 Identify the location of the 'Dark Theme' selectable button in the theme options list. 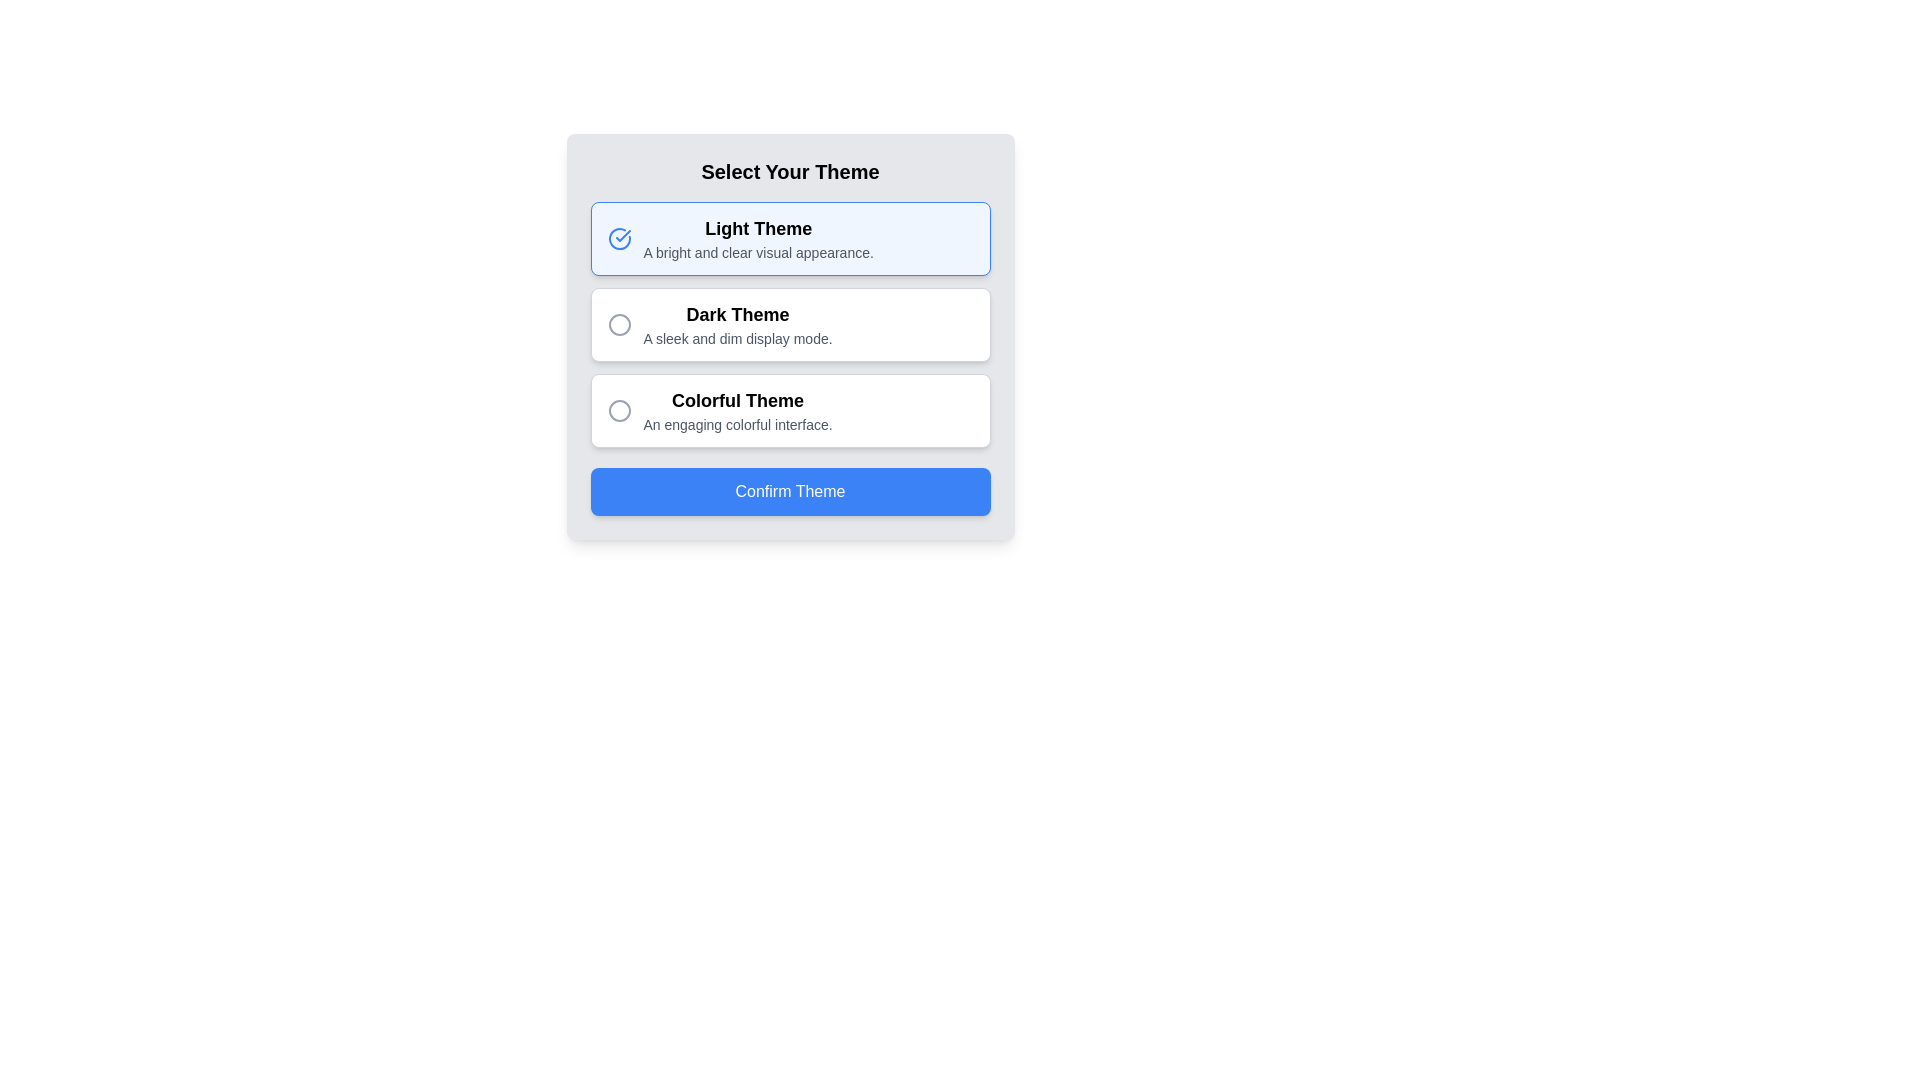
(789, 323).